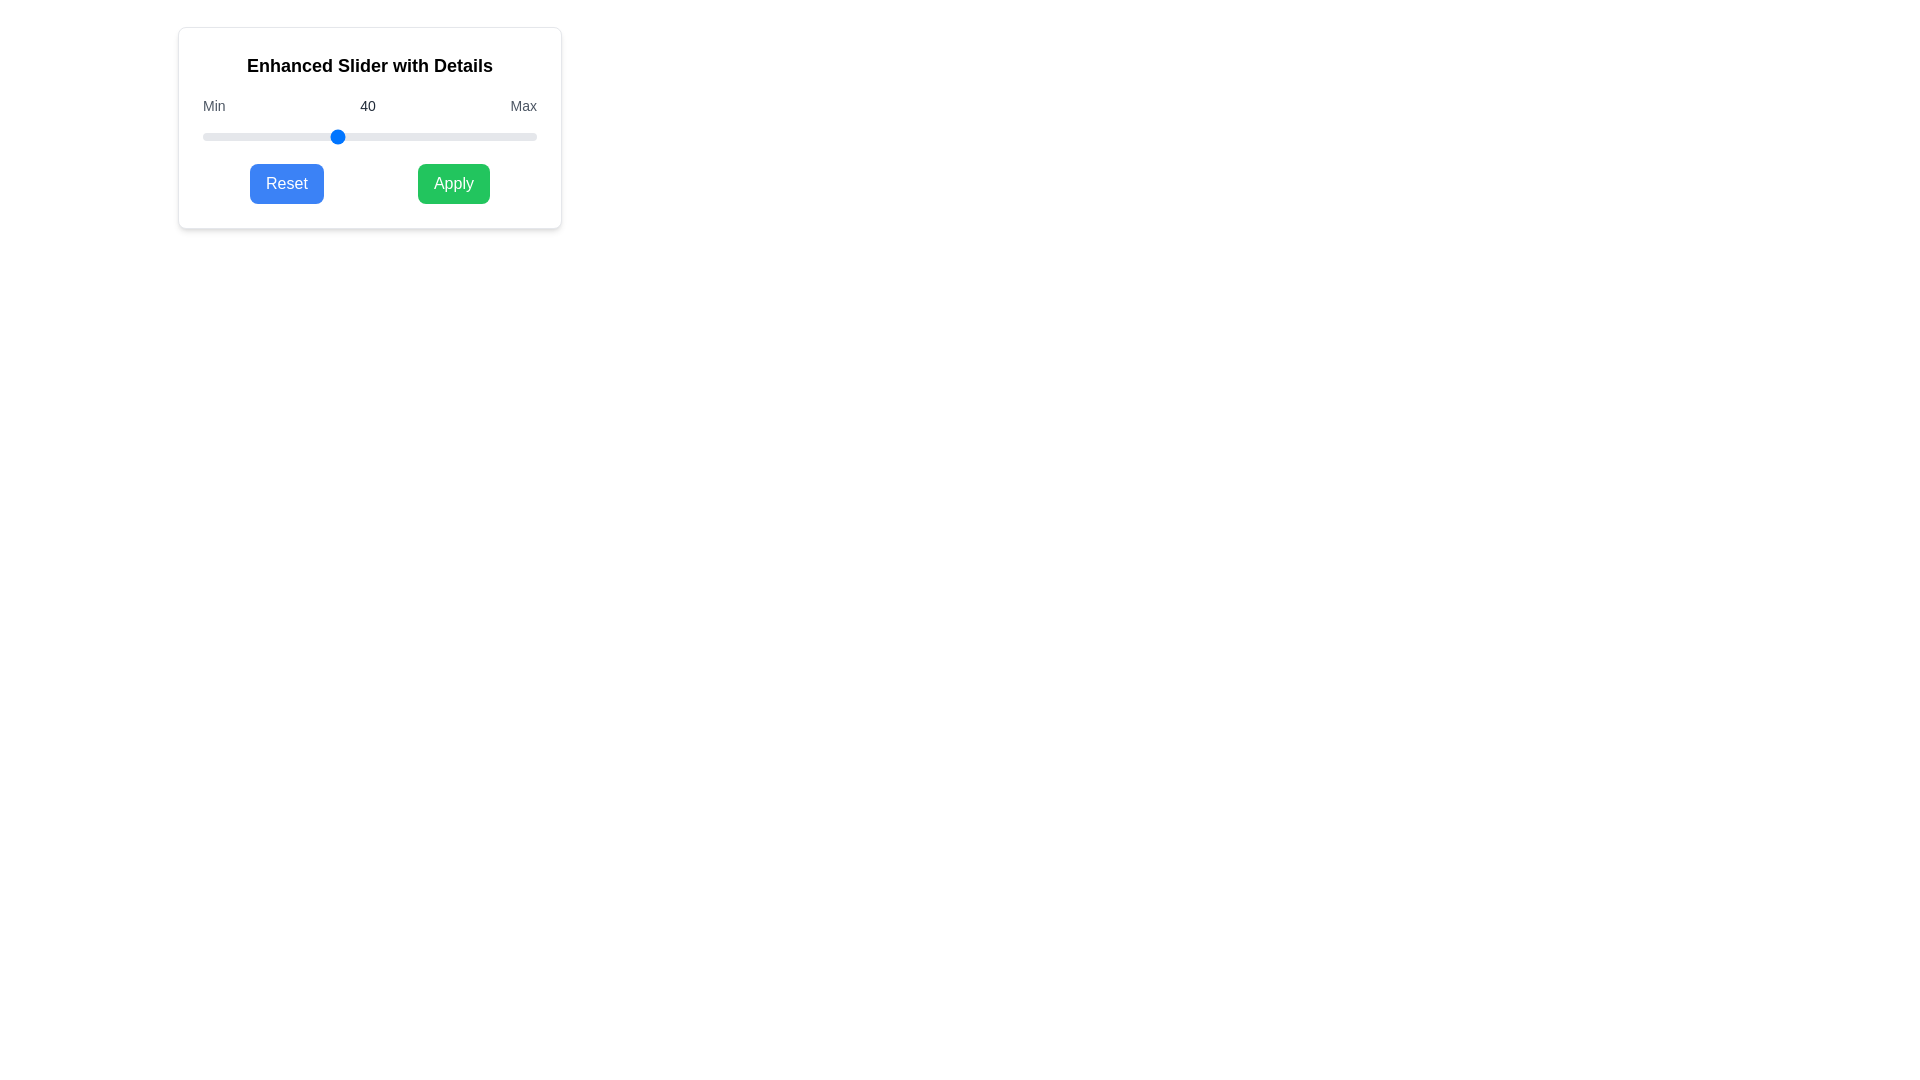  I want to click on the slider, so click(496, 136).